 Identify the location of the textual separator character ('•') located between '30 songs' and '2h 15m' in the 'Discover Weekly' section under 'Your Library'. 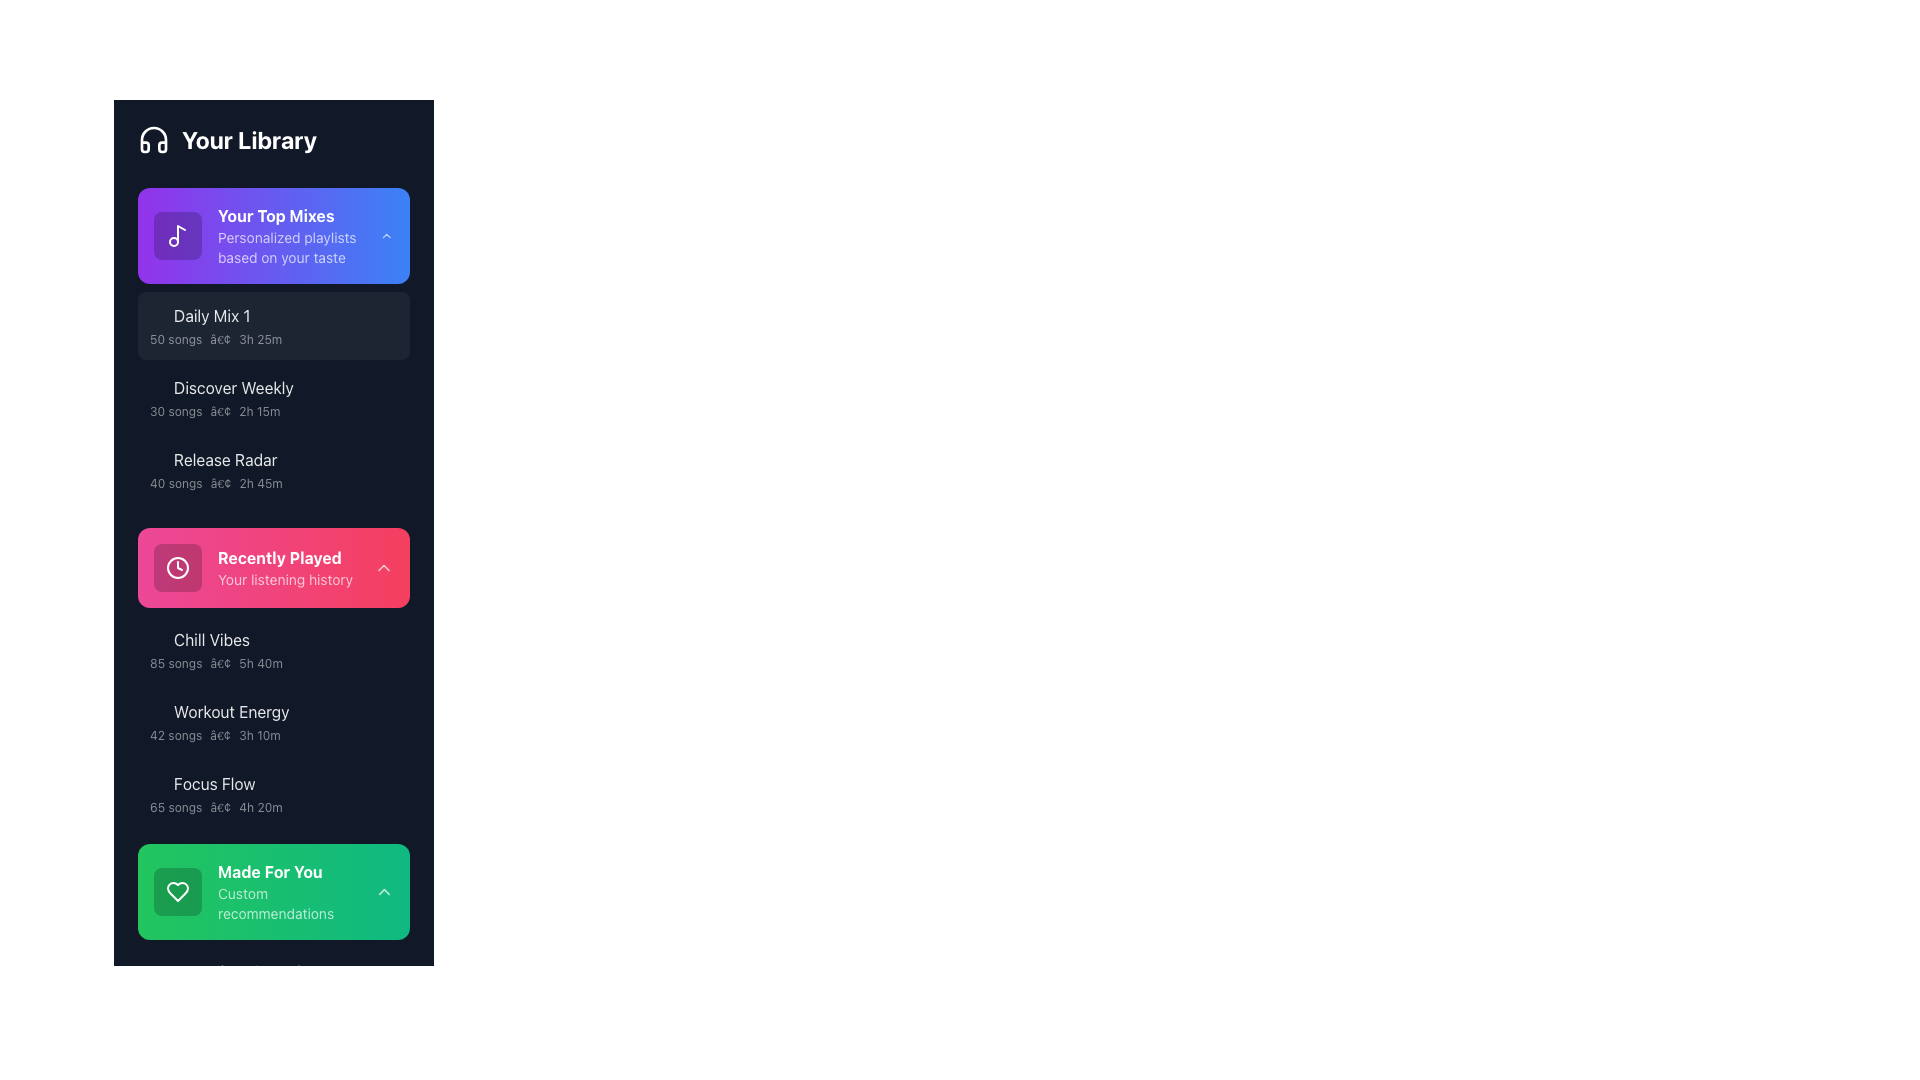
(220, 411).